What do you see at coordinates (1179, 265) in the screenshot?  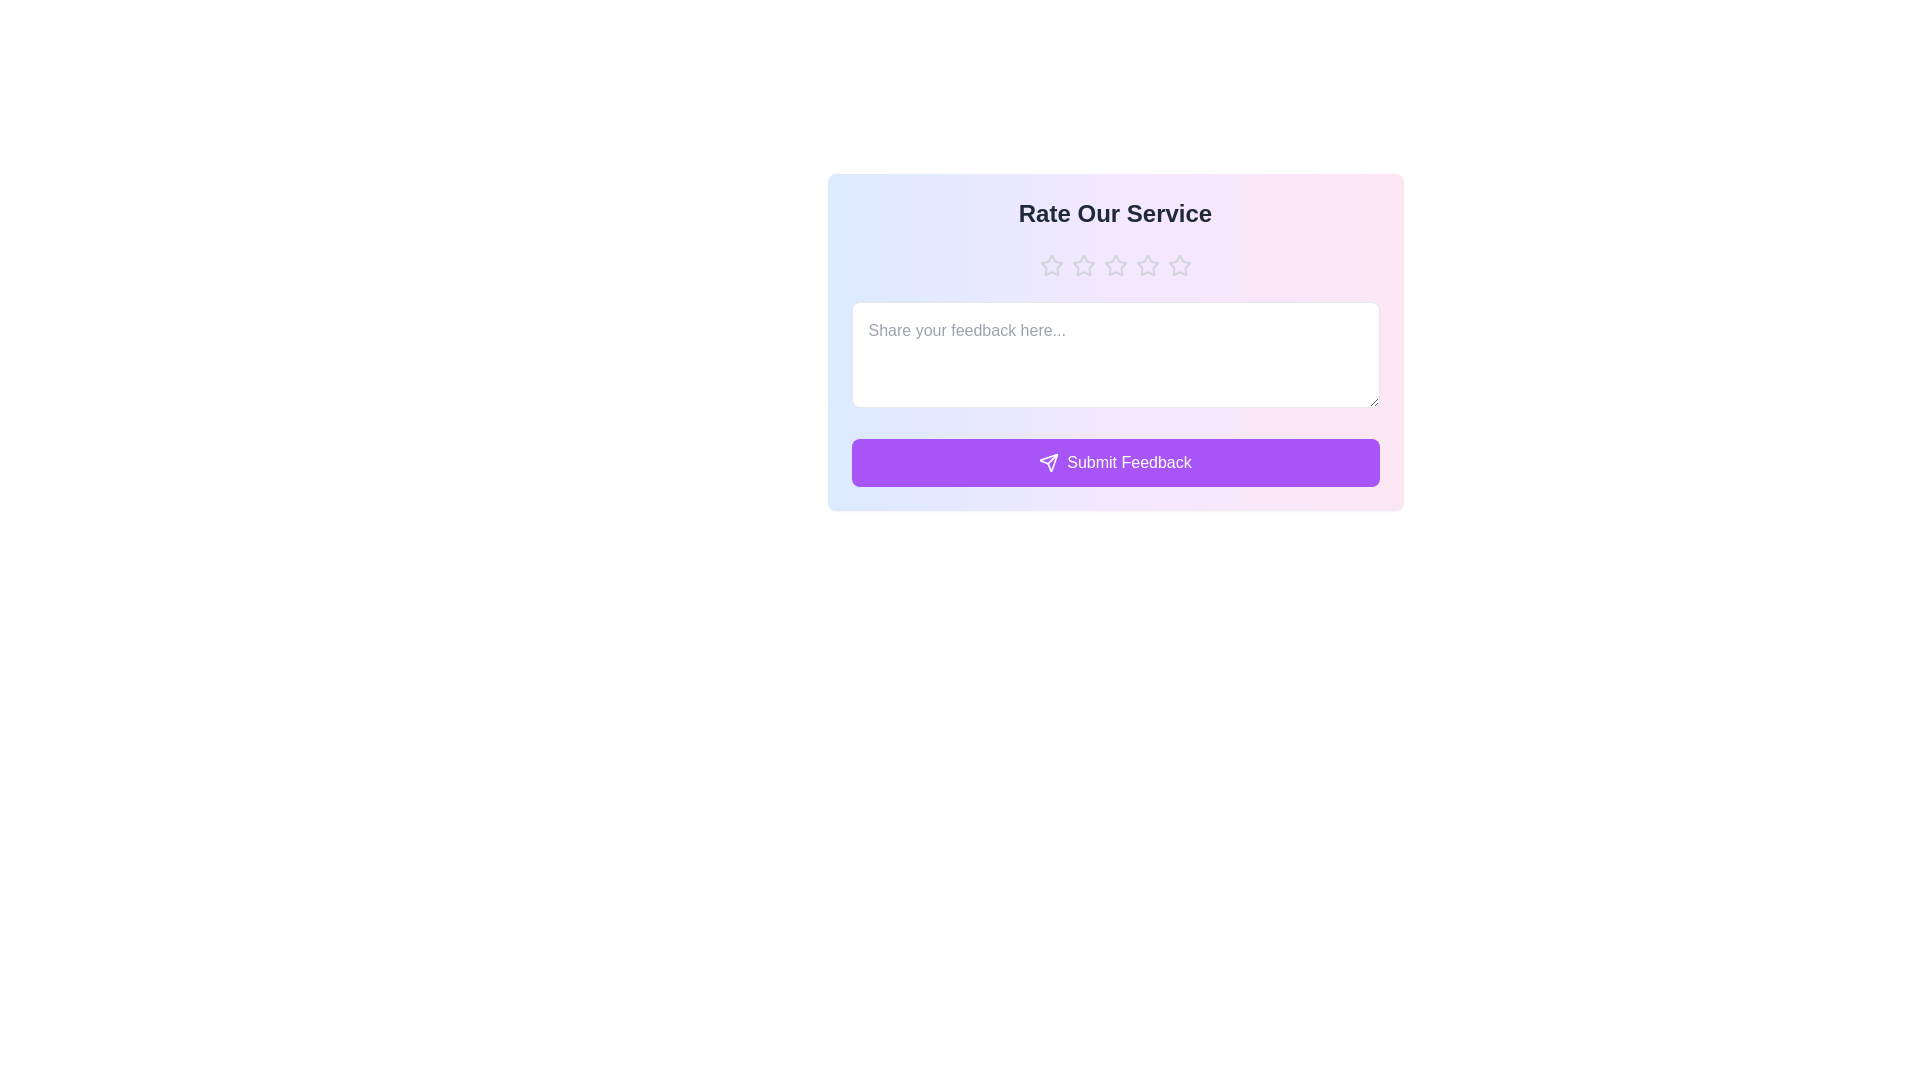 I see `the rating to 5 stars by clicking the corresponding star button` at bounding box center [1179, 265].